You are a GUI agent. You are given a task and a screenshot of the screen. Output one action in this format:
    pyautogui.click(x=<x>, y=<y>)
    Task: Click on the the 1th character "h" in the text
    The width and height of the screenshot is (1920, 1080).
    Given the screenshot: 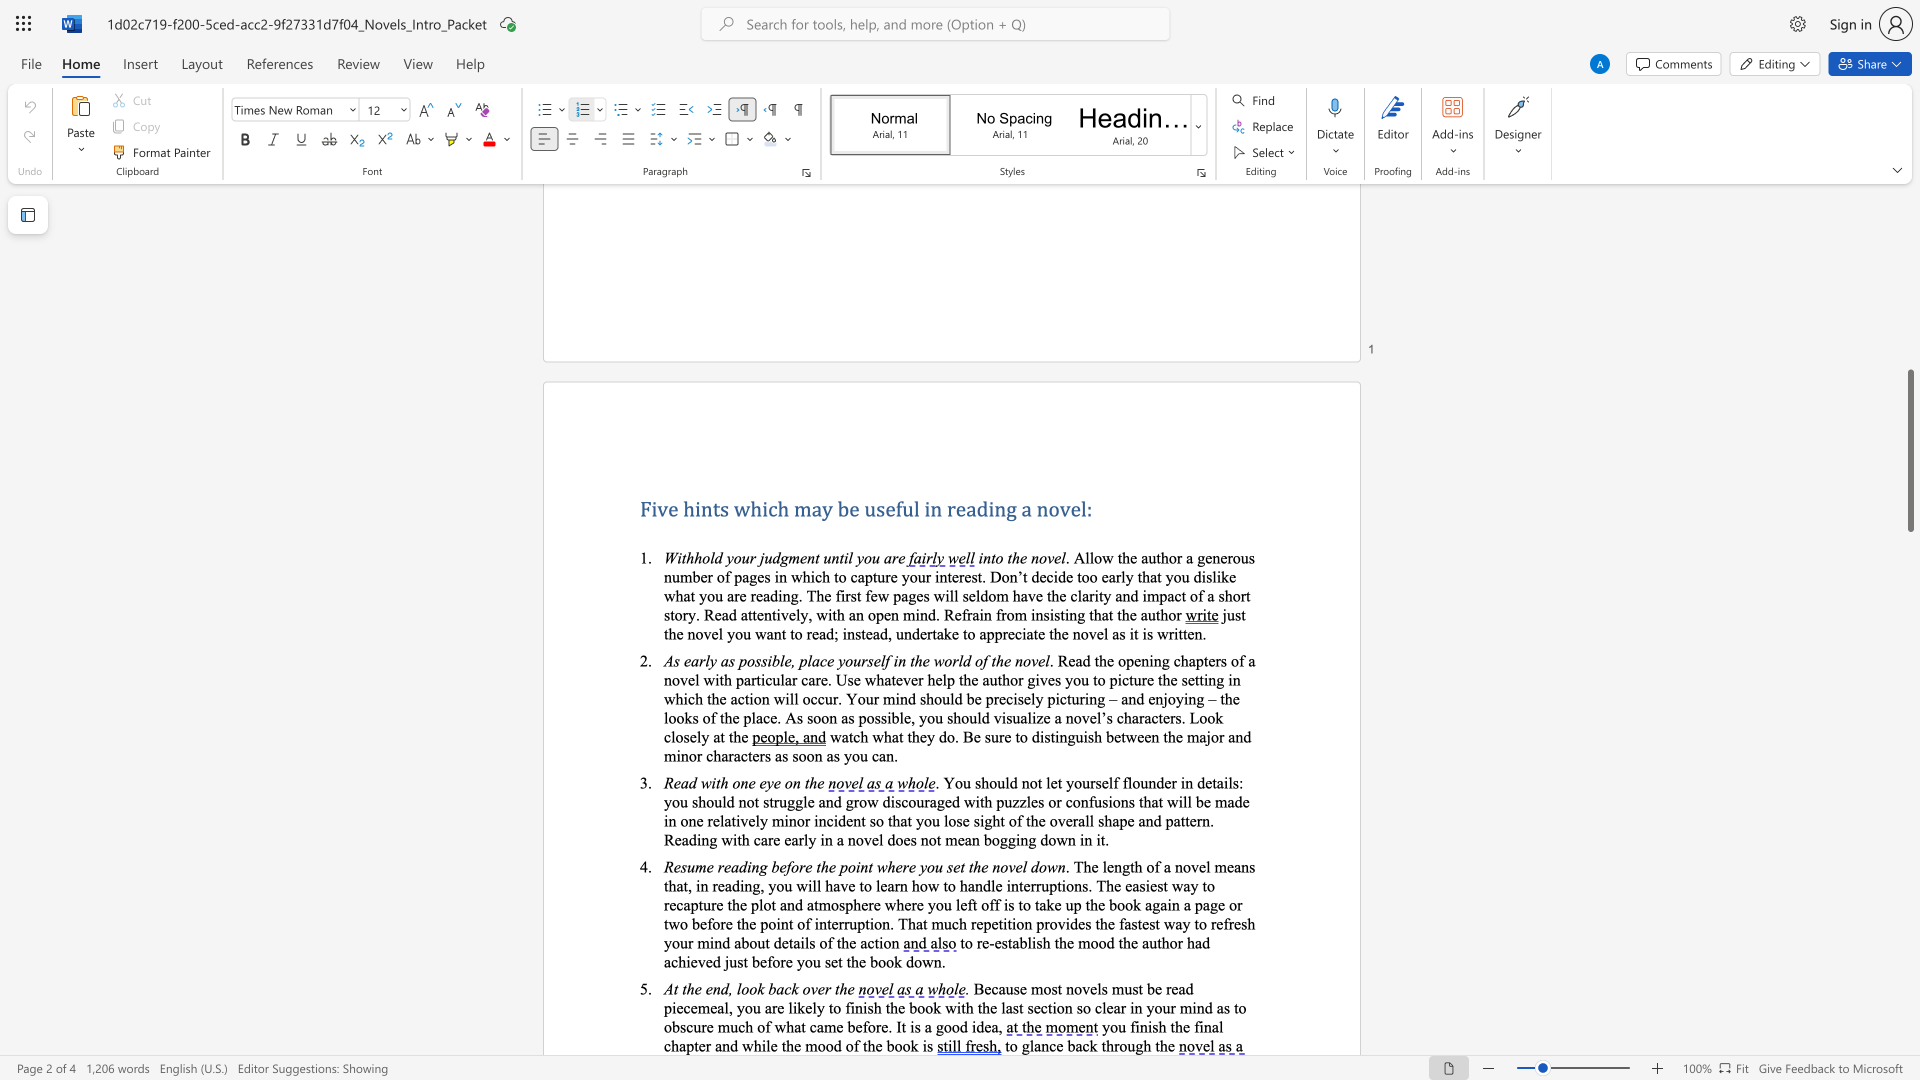 What is the action you would take?
    pyautogui.click(x=756, y=1044)
    